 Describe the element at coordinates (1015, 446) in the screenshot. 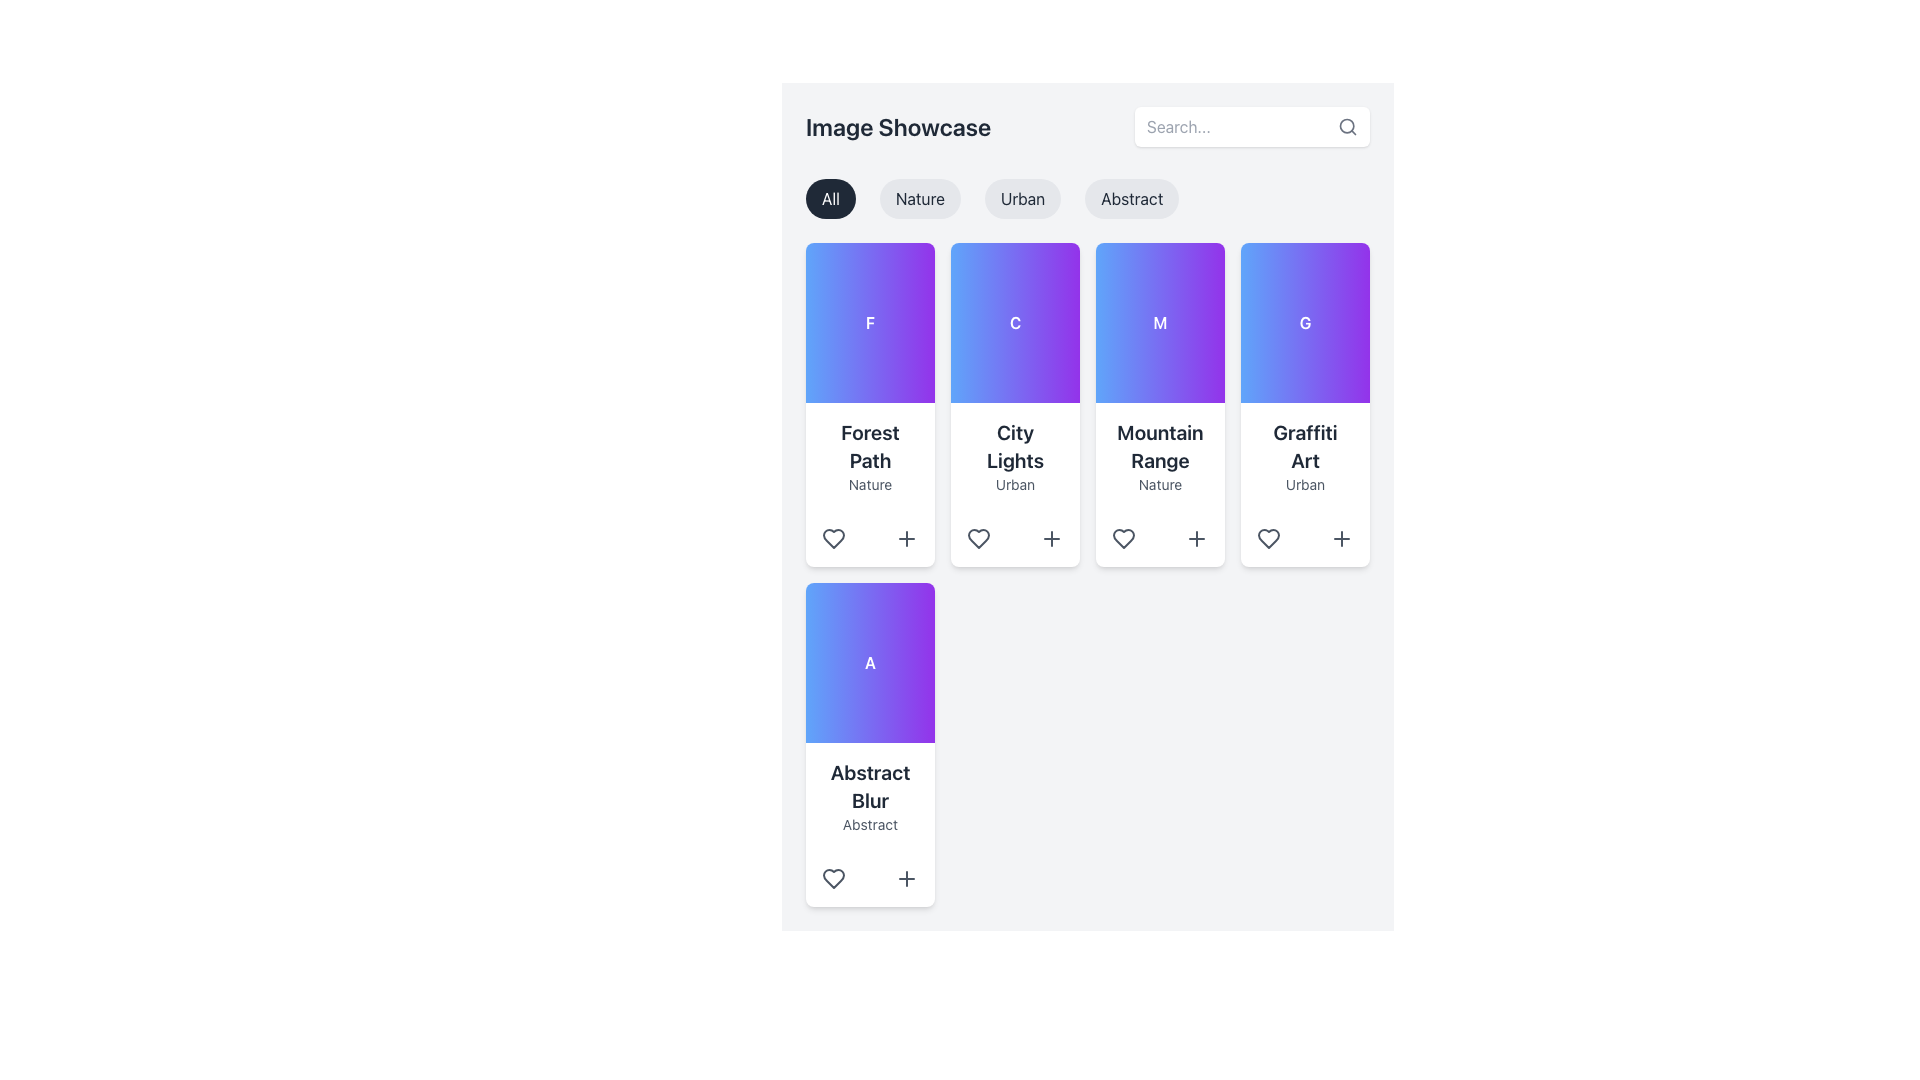

I see `the text label 'City Lights' which is styled in bold sans-serif font and is positioned above the text 'Urban' in a card with a gradient blue and purple background` at that location.